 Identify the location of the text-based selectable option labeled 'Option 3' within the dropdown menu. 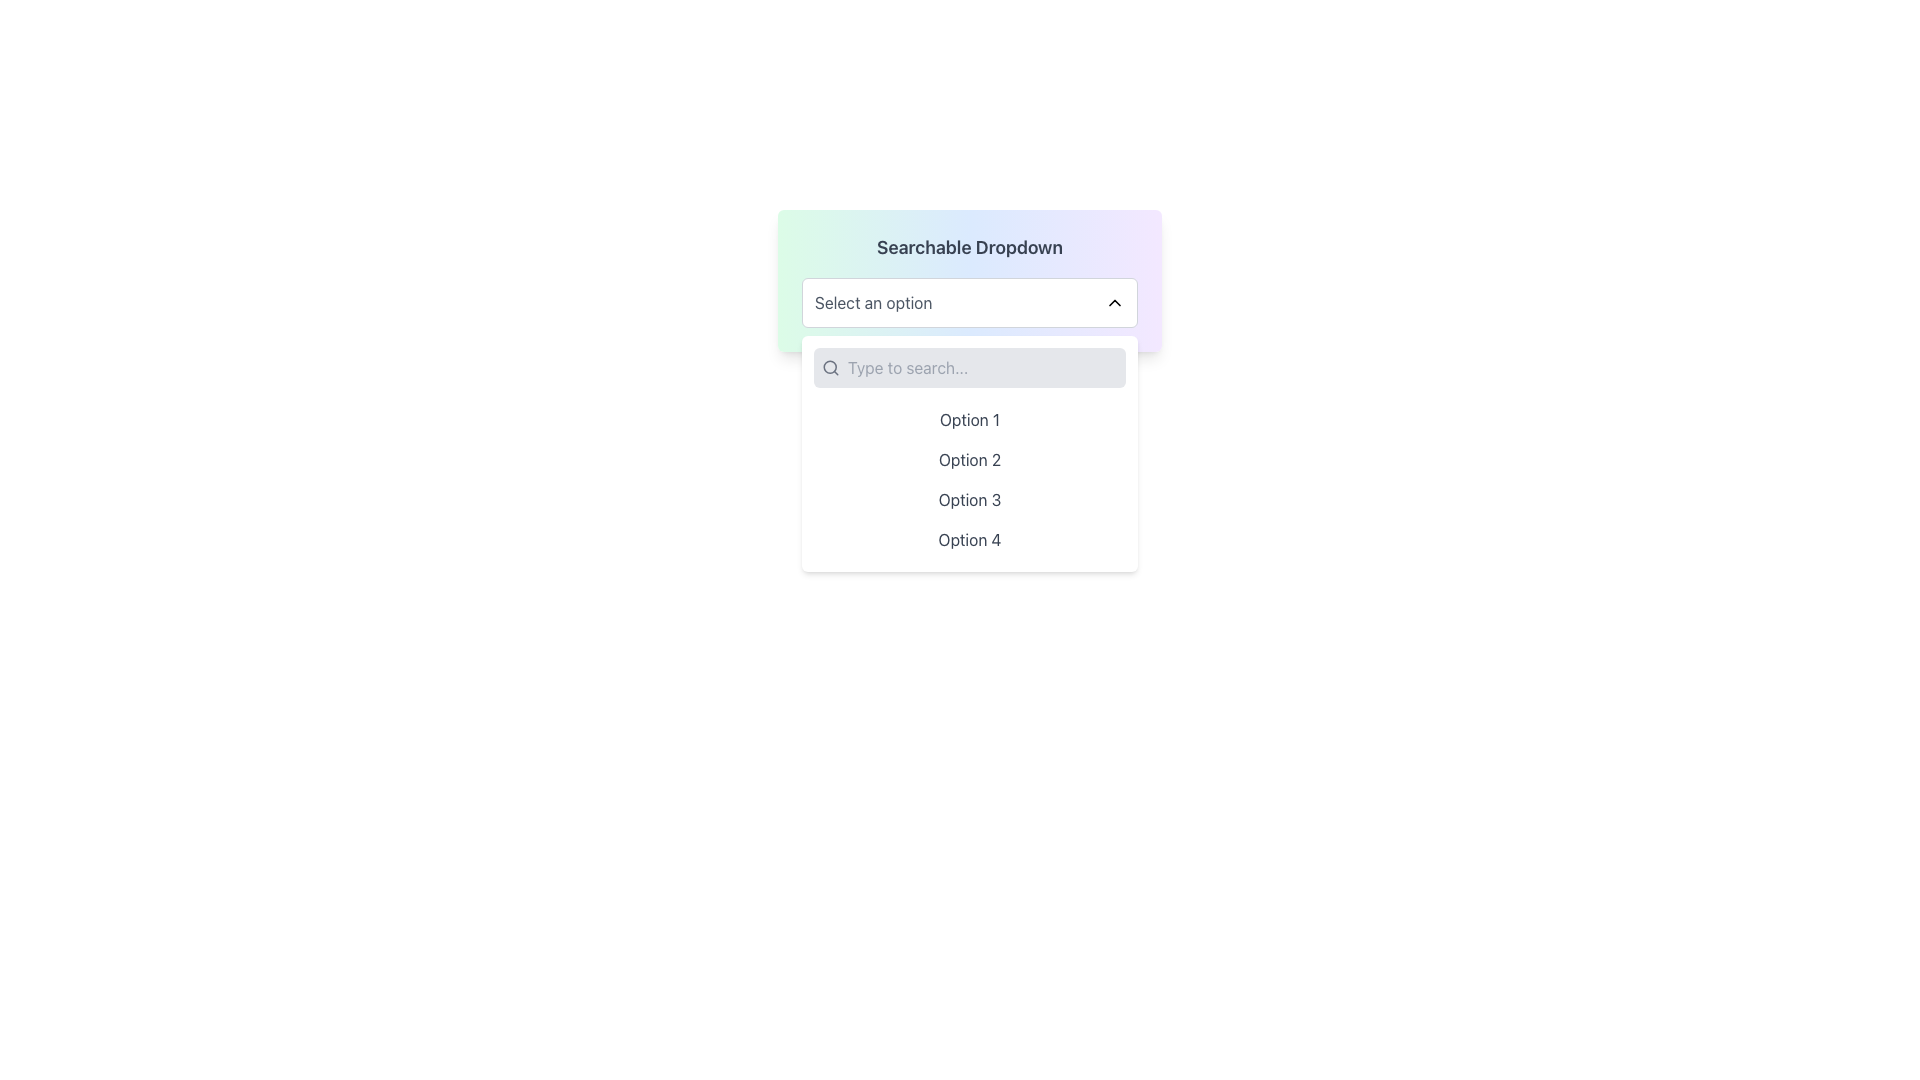
(969, 499).